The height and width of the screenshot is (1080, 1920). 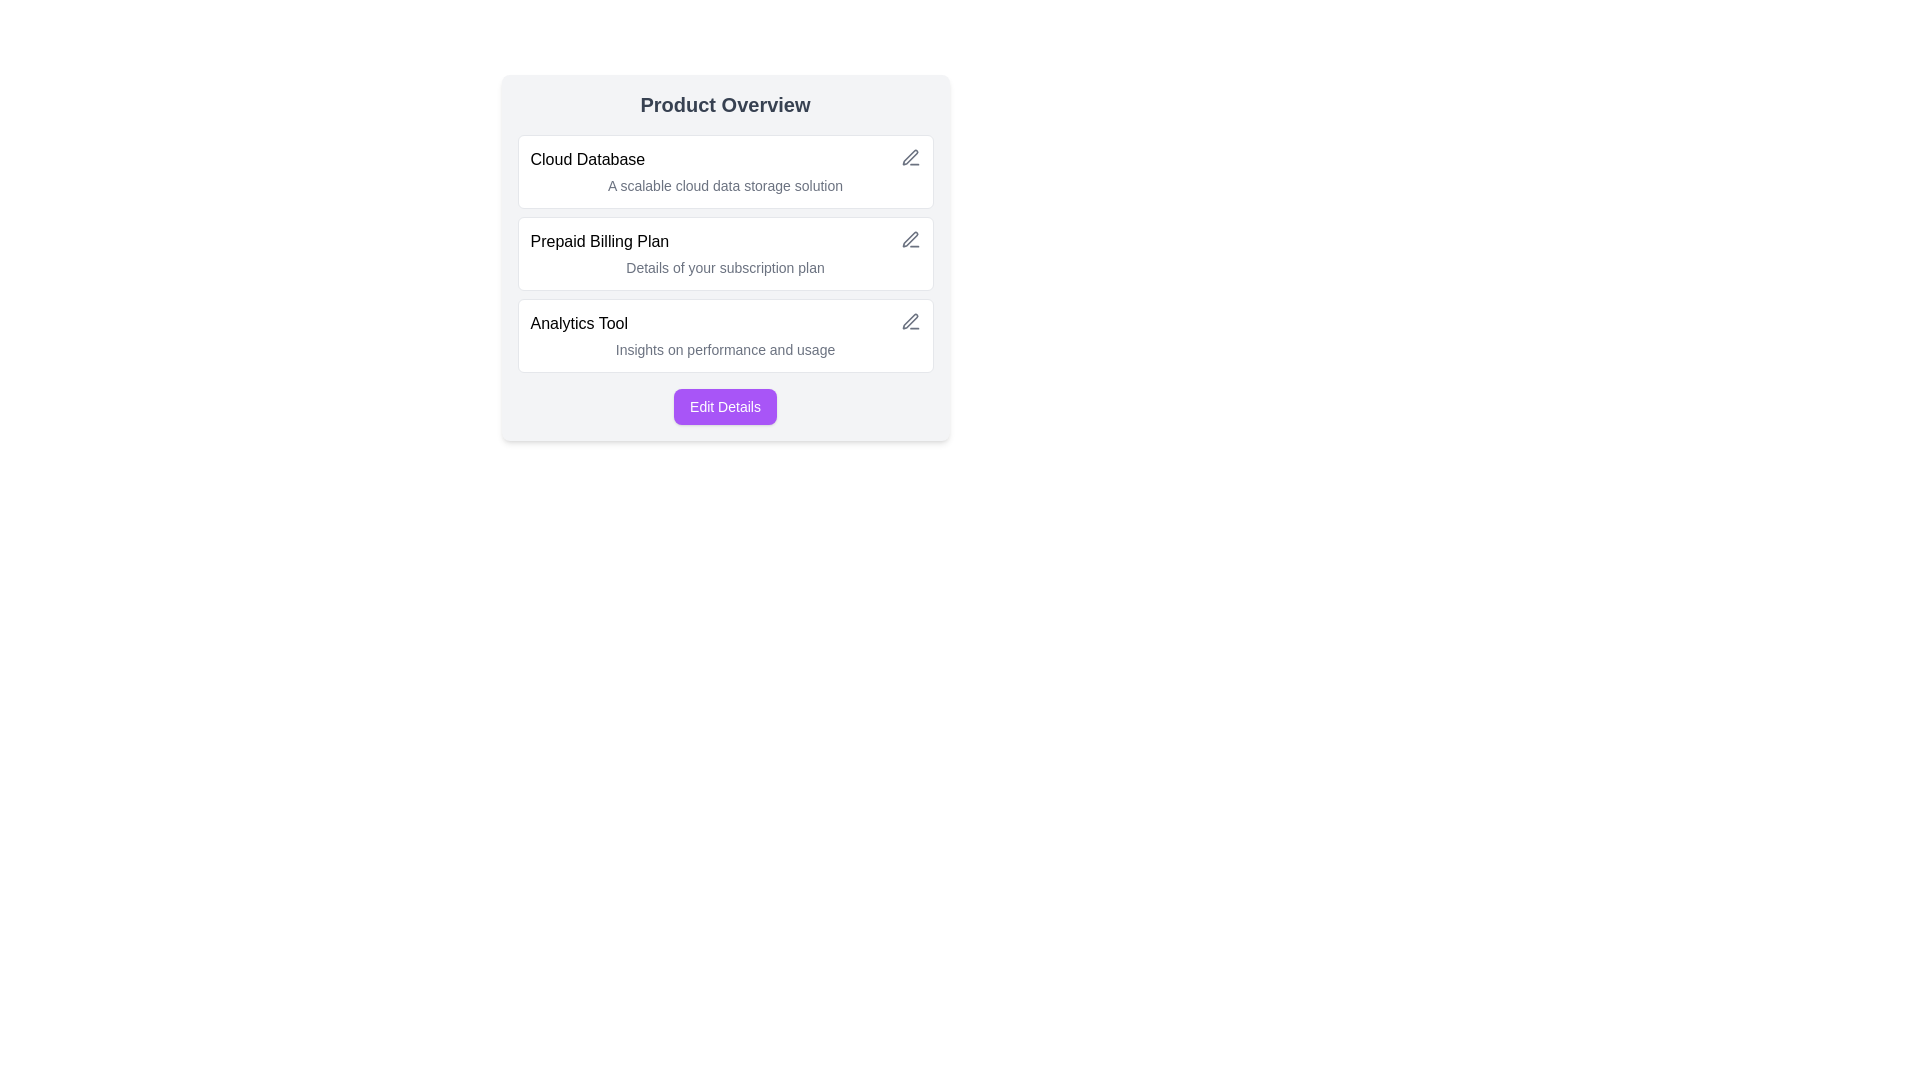 What do you see at coordinates (724, 406) in the screenshot?
I see `the 'Edit Details' button, which is a prominent purple rectangular button with rounded corners located under the 'Product Overview' section` at bounding box center [724, 406].